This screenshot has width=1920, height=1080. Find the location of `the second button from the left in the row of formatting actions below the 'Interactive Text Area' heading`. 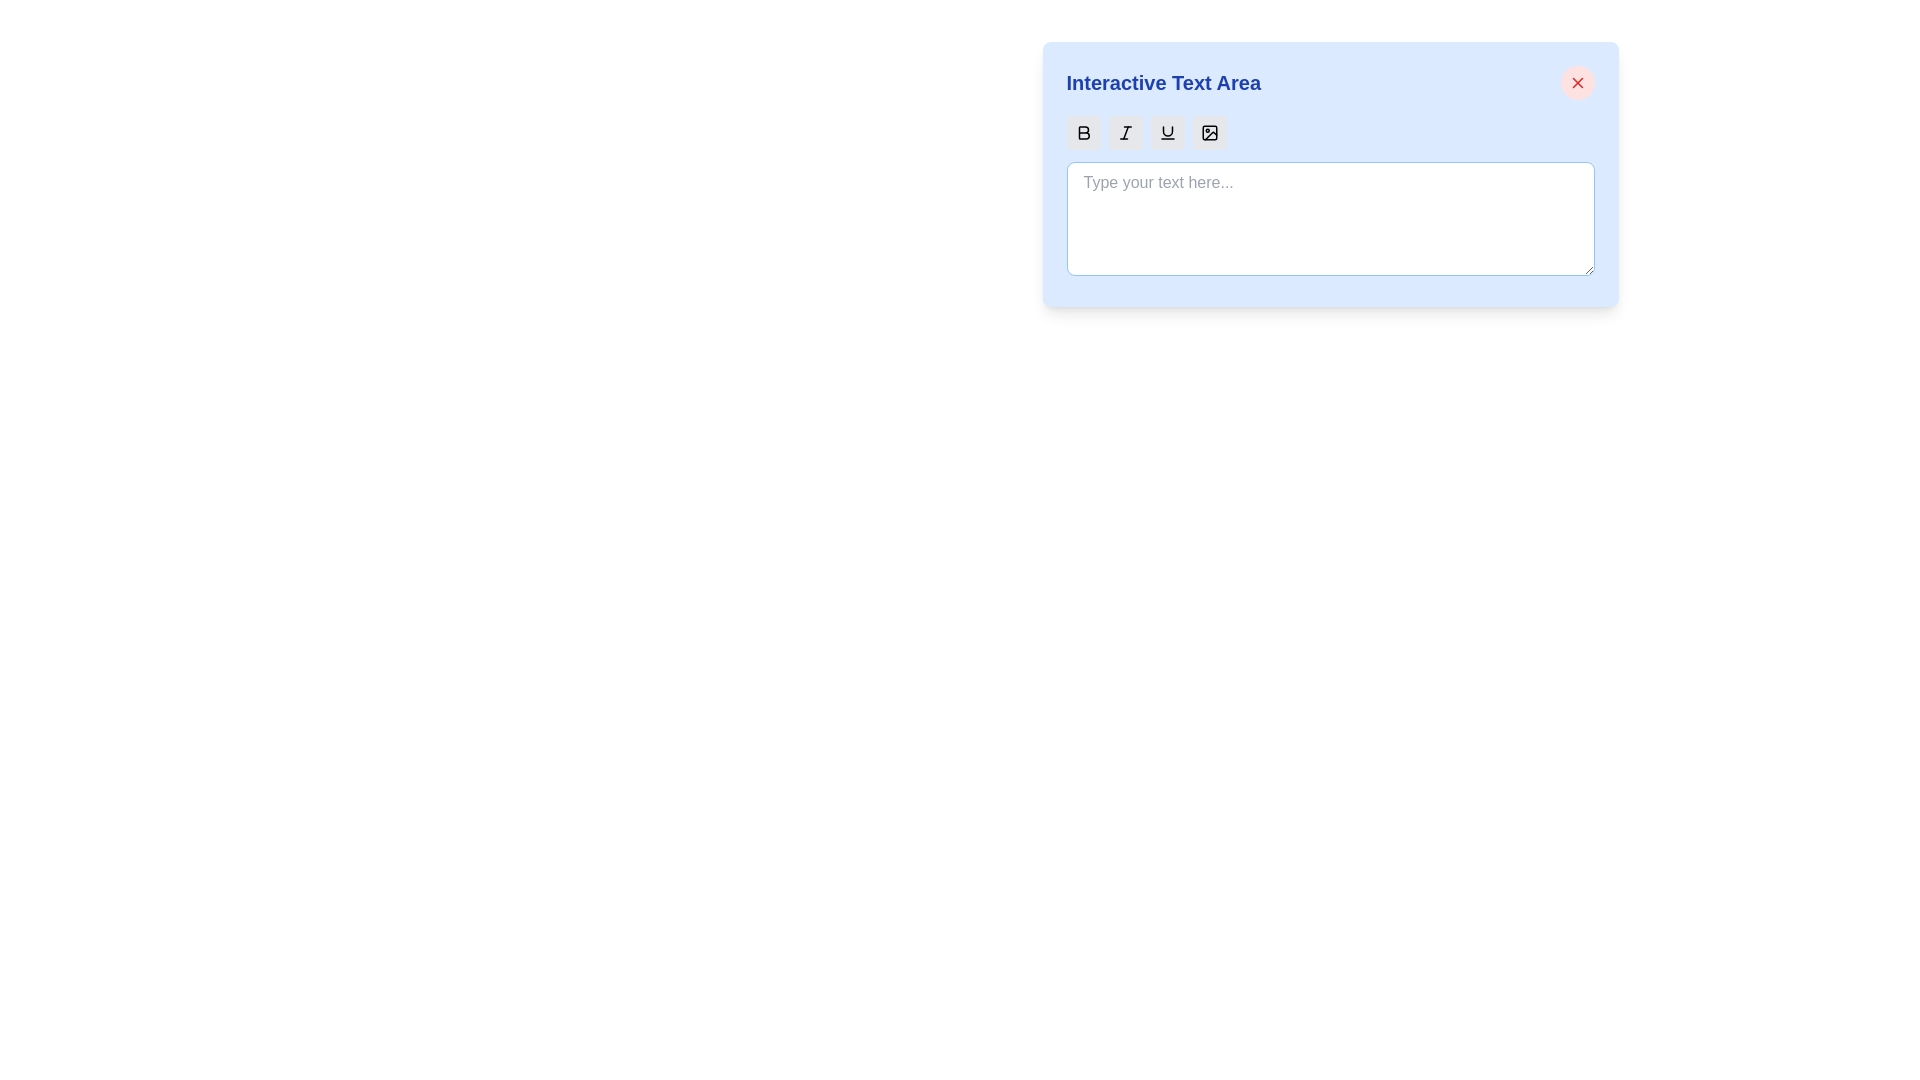

the second button from the left in the row of formatting actions below the 'Interactive Text Area' heading is located at coordinates (1125, 132).